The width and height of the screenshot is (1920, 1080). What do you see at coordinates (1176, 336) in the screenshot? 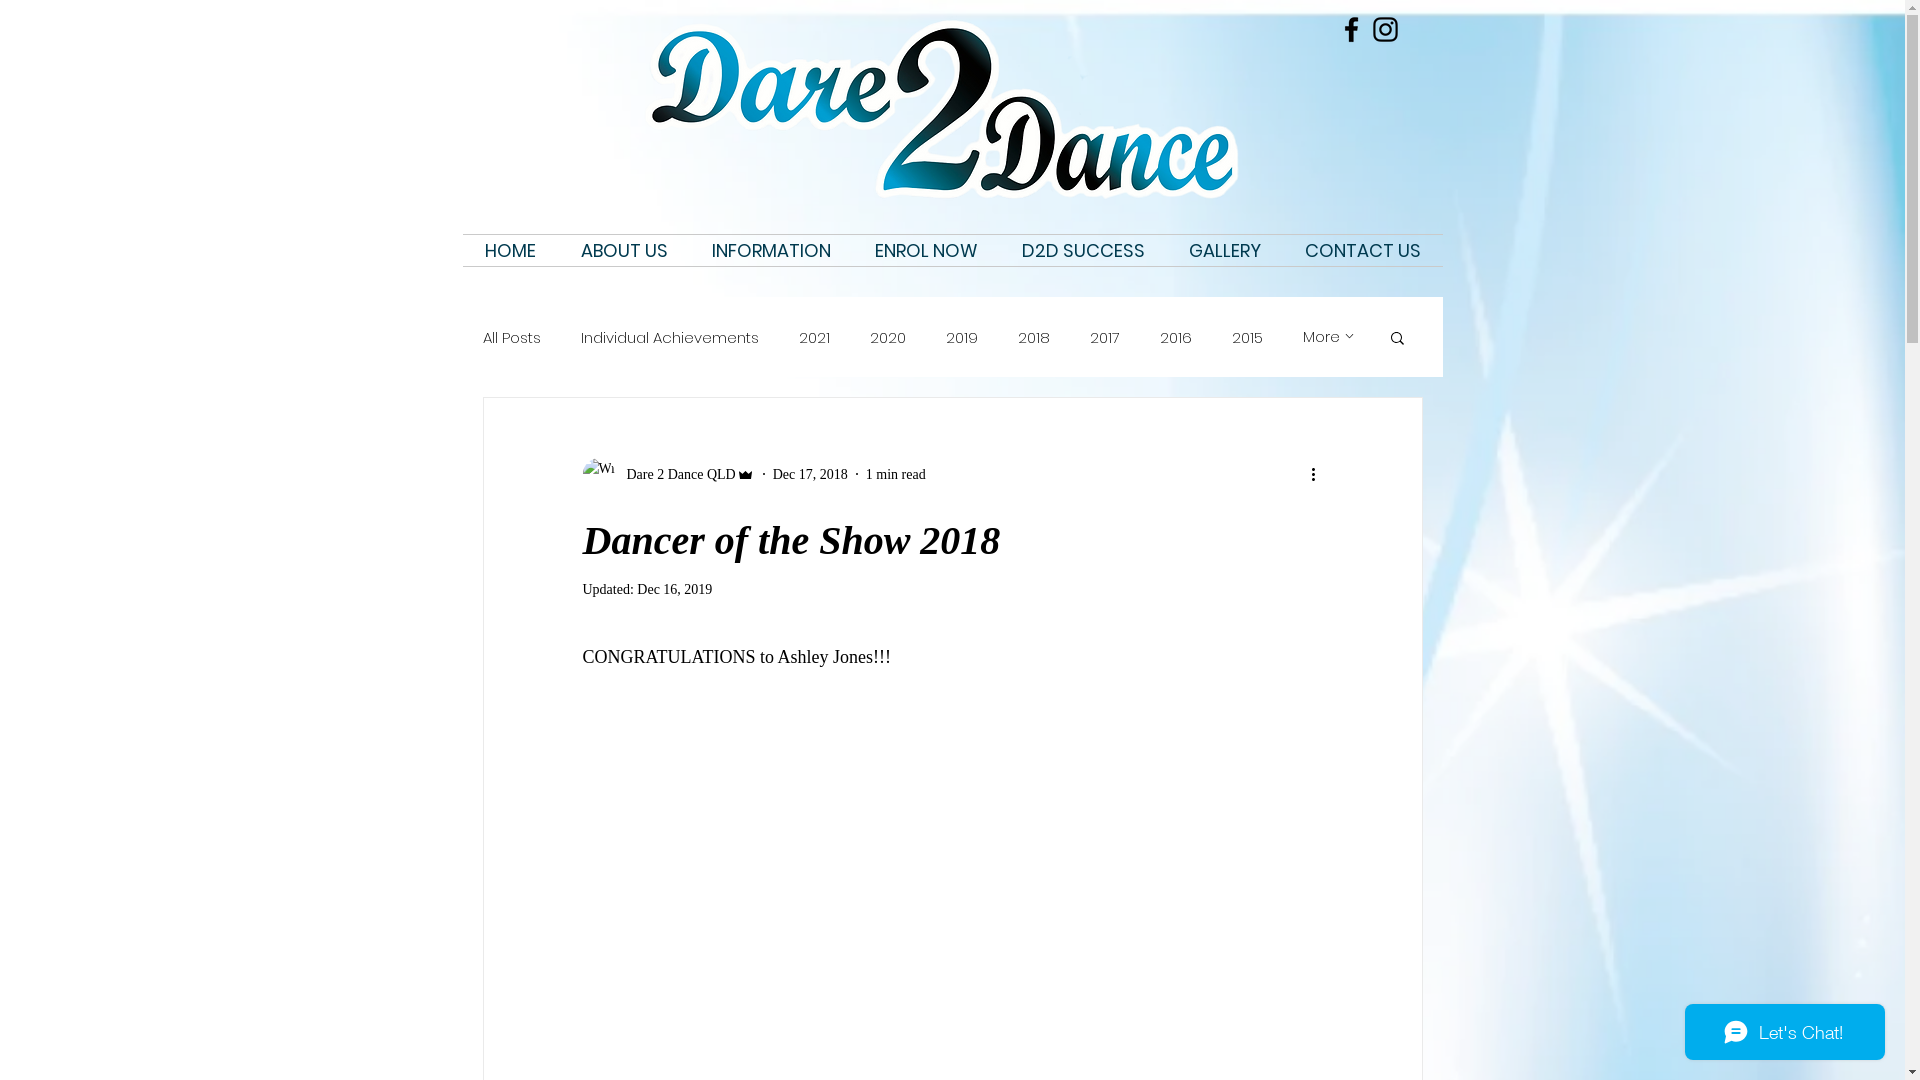
I see `'2016'` at bounding box center [1176, 336].